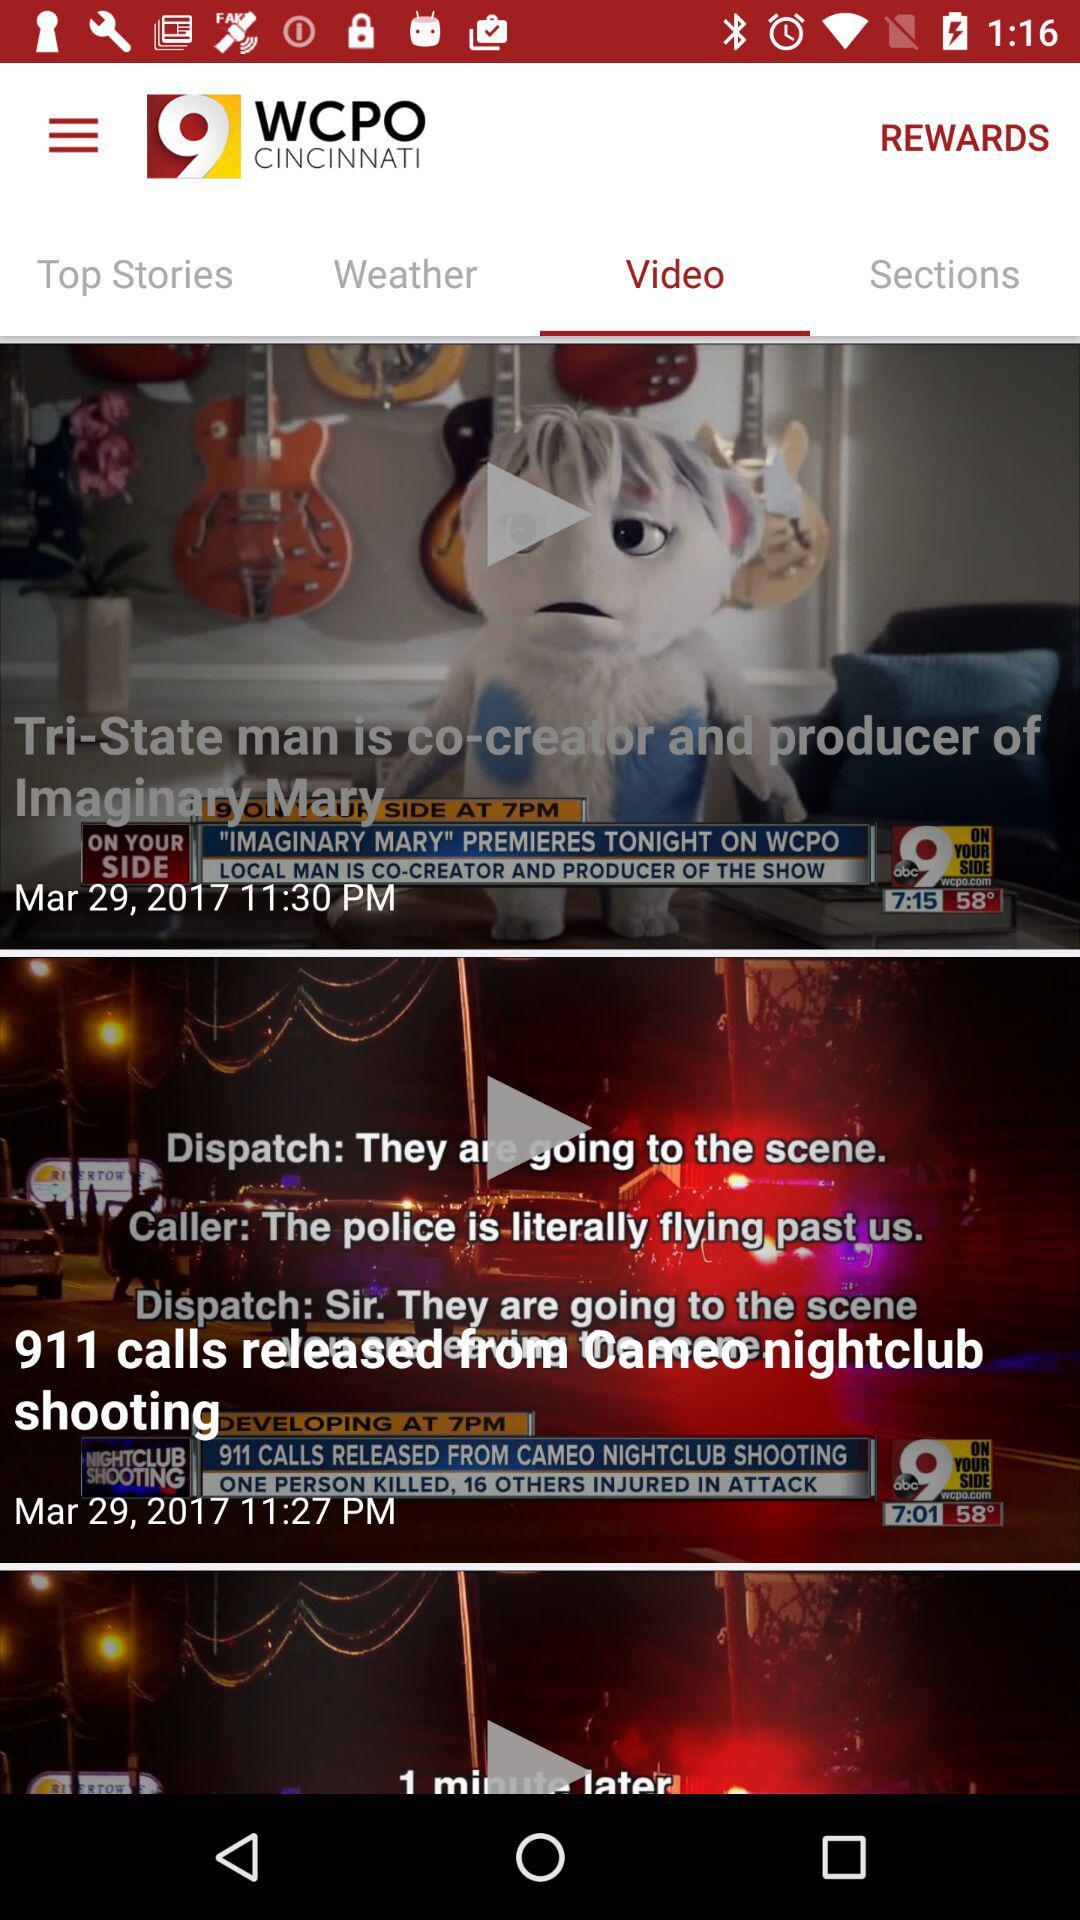  I want to click on open video, so click(540, 1681).